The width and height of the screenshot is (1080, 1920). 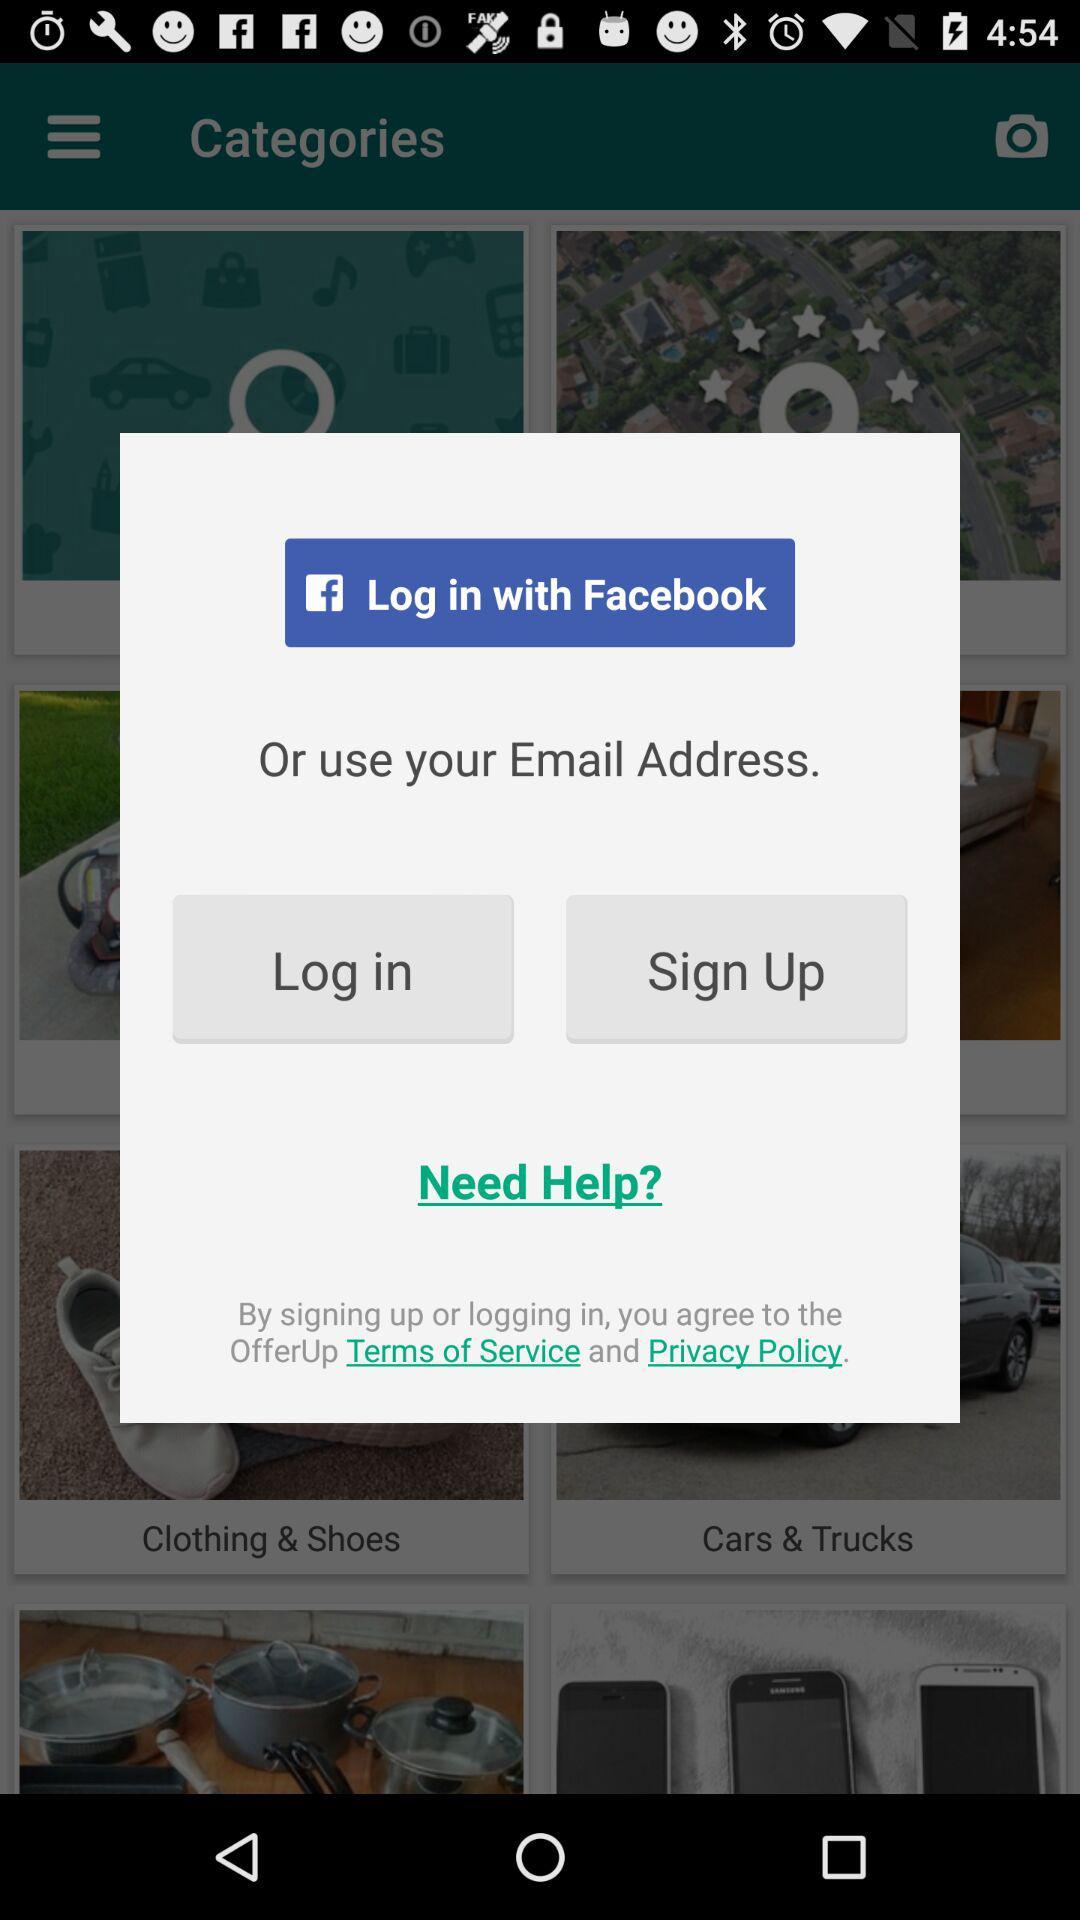 I want to click on the sign up item, so click(x=736, y=969).